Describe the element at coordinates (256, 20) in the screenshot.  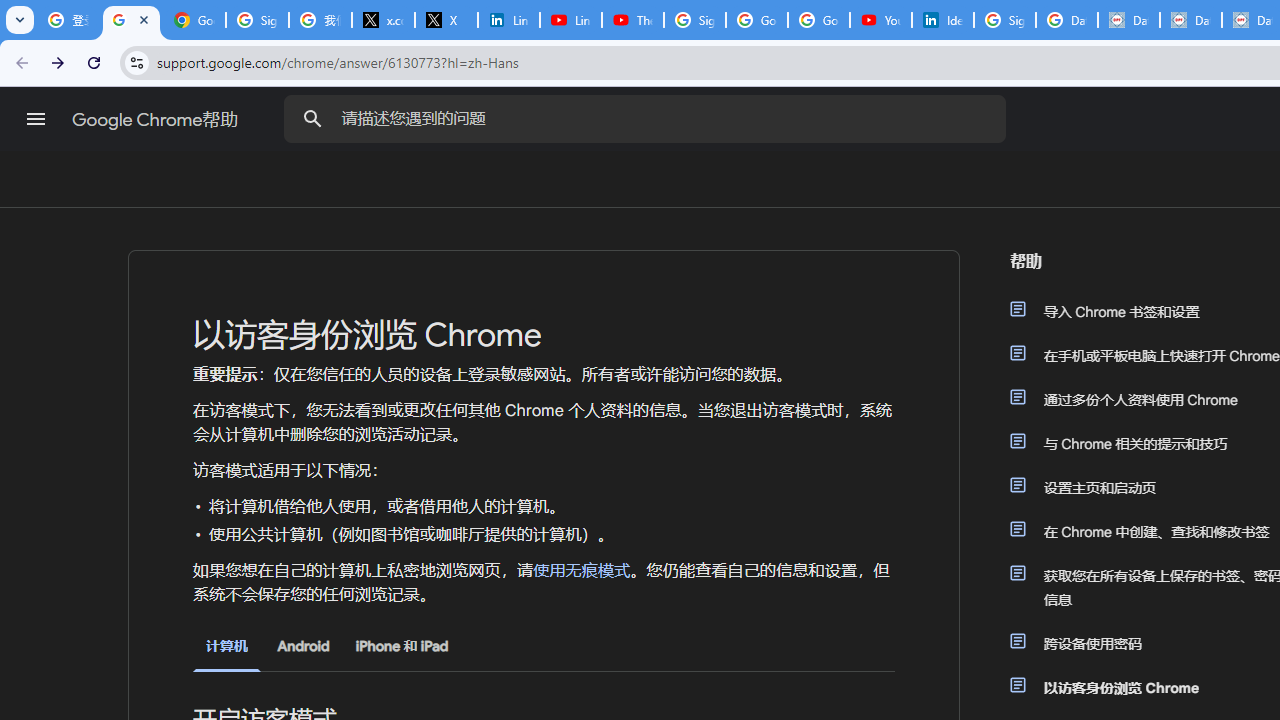
I see `'Sign in - Google Accounts'` at that location.